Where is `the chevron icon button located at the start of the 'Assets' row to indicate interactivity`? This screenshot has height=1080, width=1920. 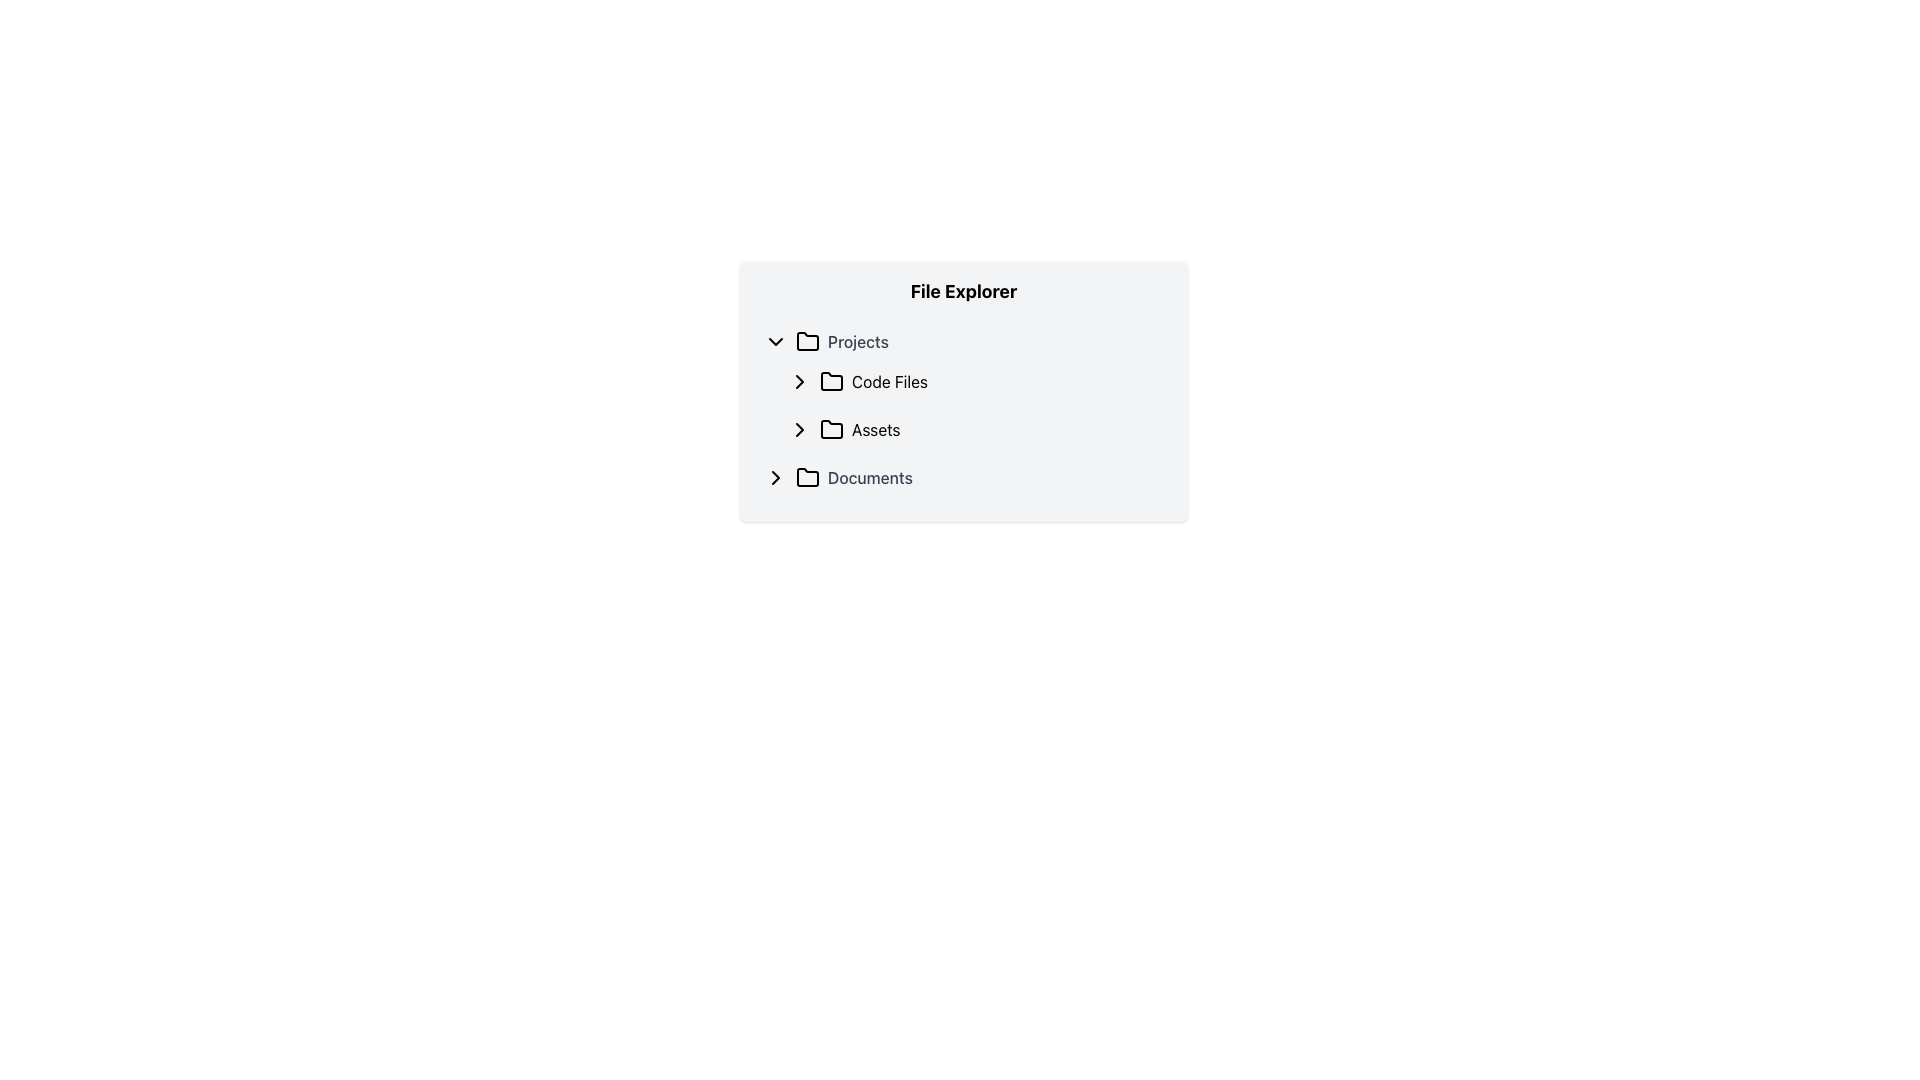 the chevron icon button located at the start of the 'Assets' row to indicate interactivity is located at coordinates (800, 428).